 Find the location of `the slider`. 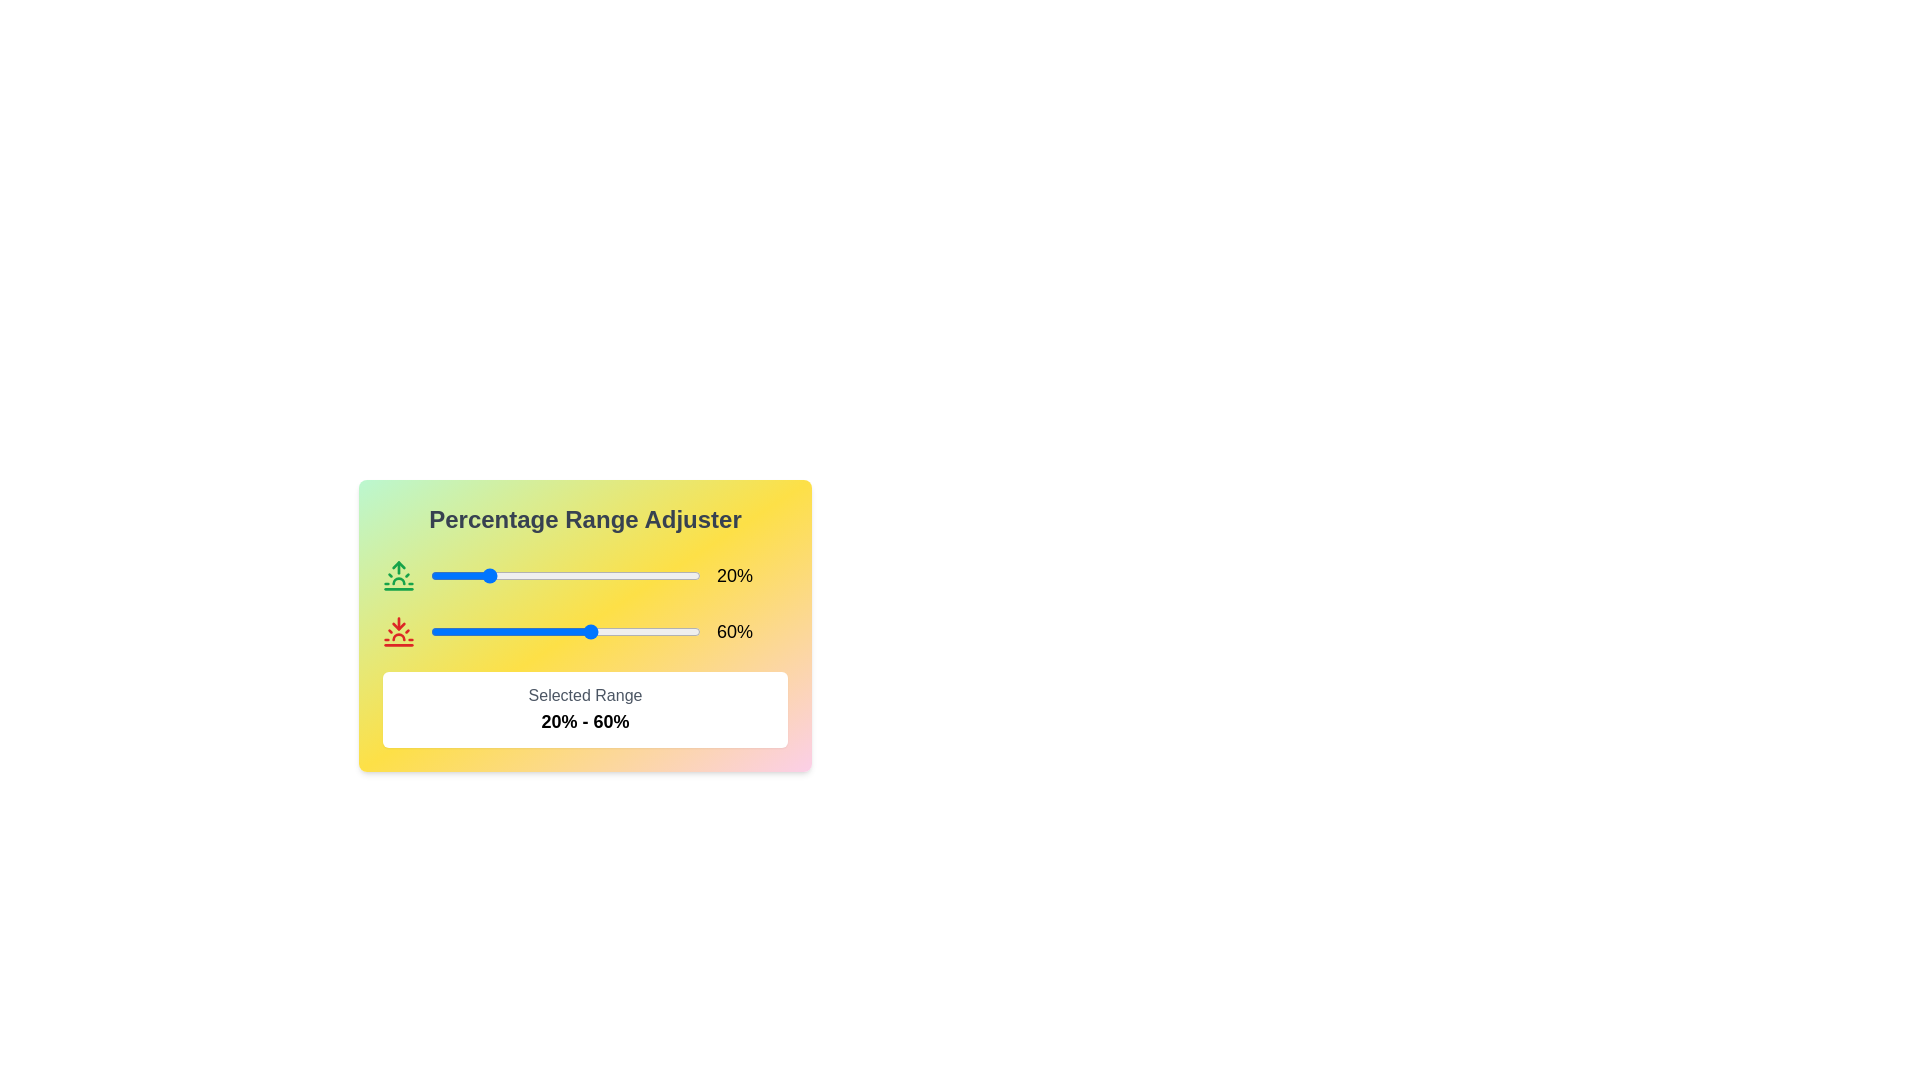

the slider is located at coordinates (522, 632).